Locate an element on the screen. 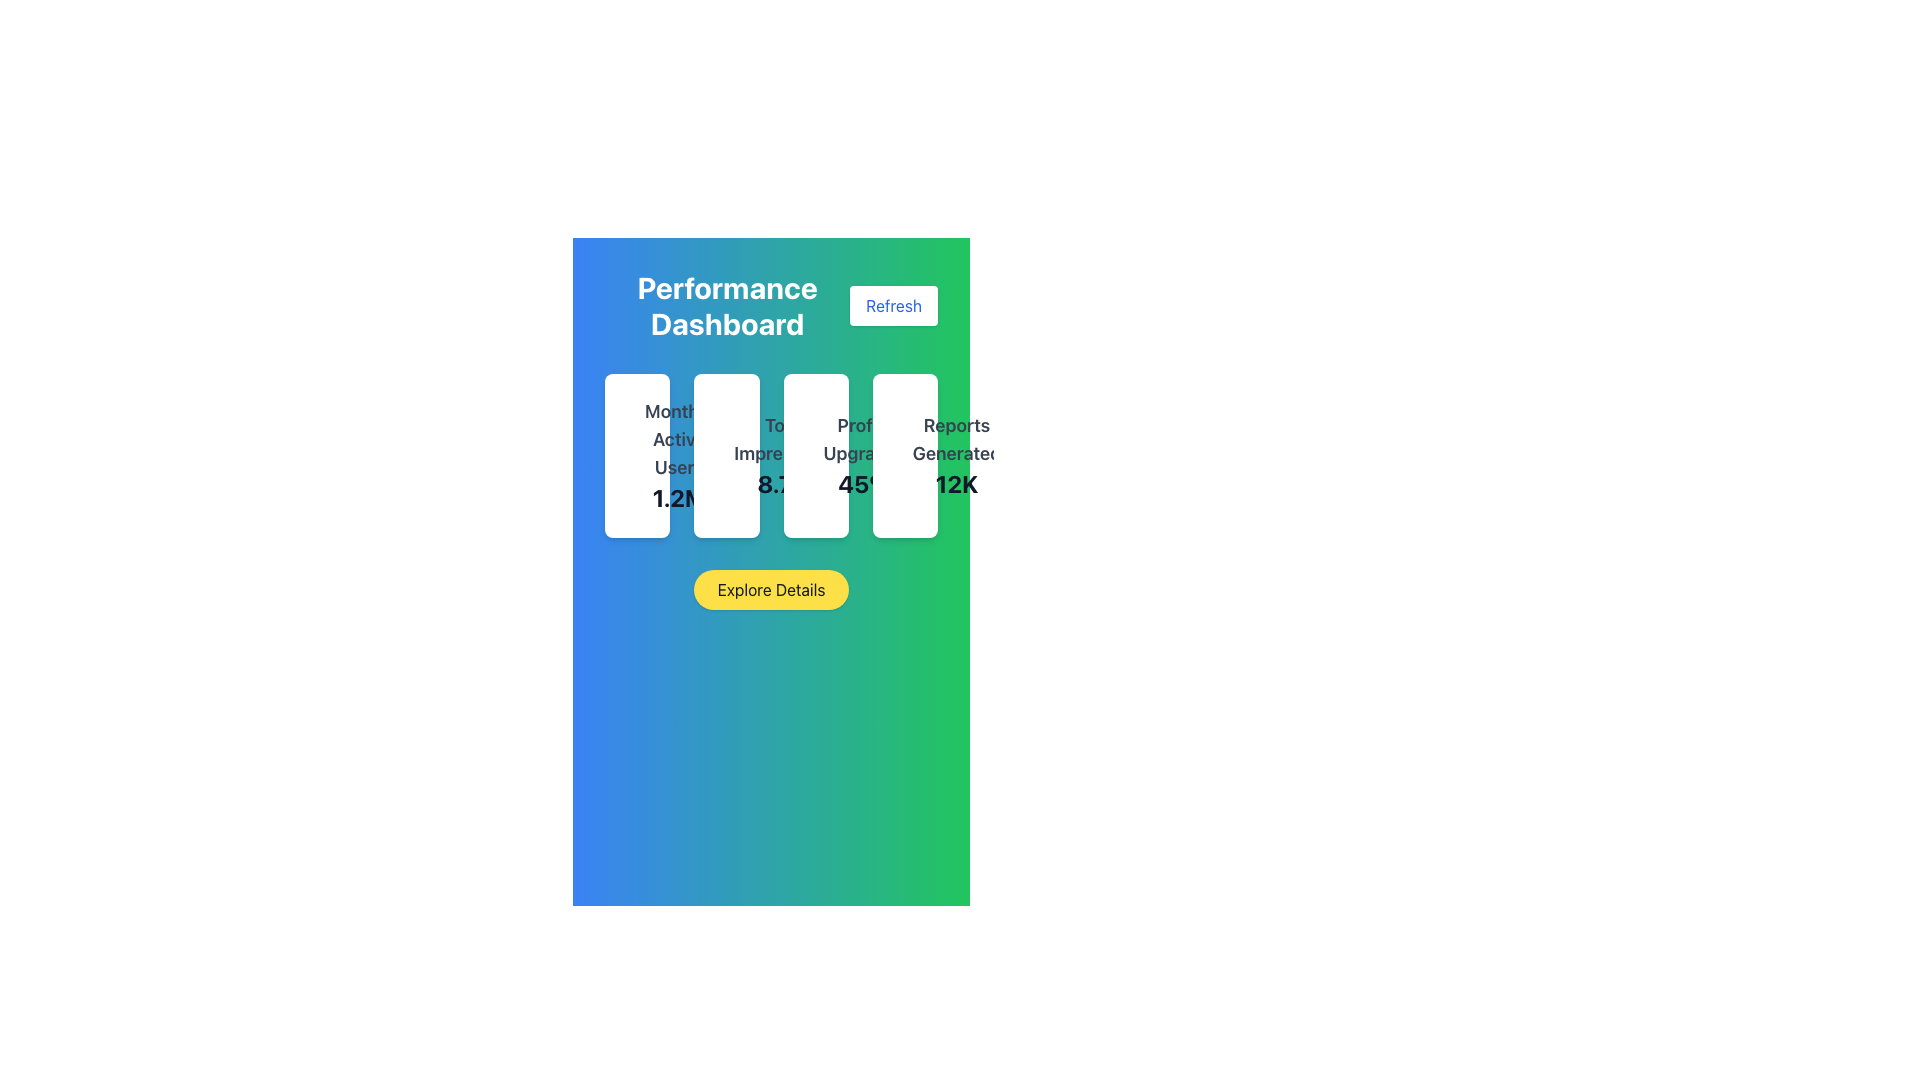 Image resolution: width=1920 pixels, height=1080 pixels. the information displayed on the second card labeled 'Total Impressions' in the 'Performance Dashboard' layout is located at coordinates (725, 455).